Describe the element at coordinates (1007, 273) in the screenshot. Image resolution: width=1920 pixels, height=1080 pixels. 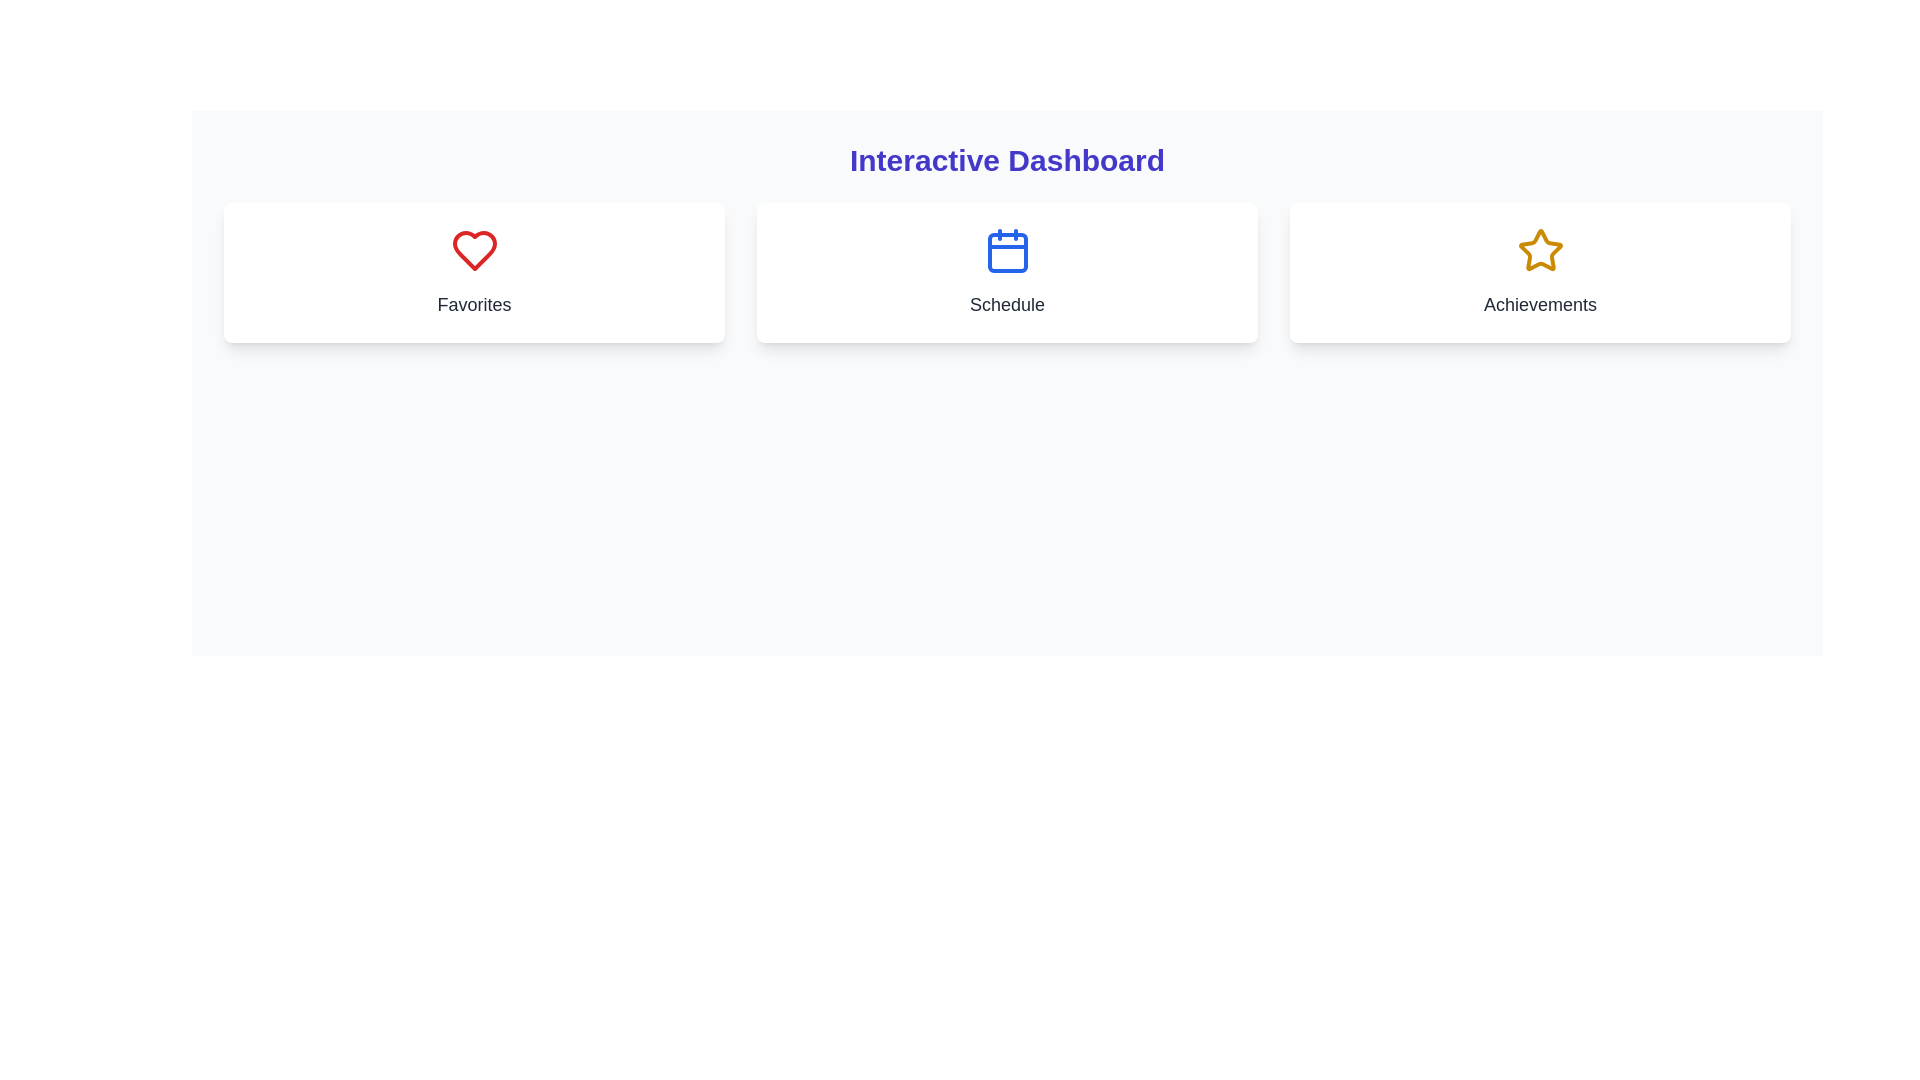
I see `the 'Schedule' button with a calendar icon located centrally under the 'Interactive Dashboard' header` at that location.